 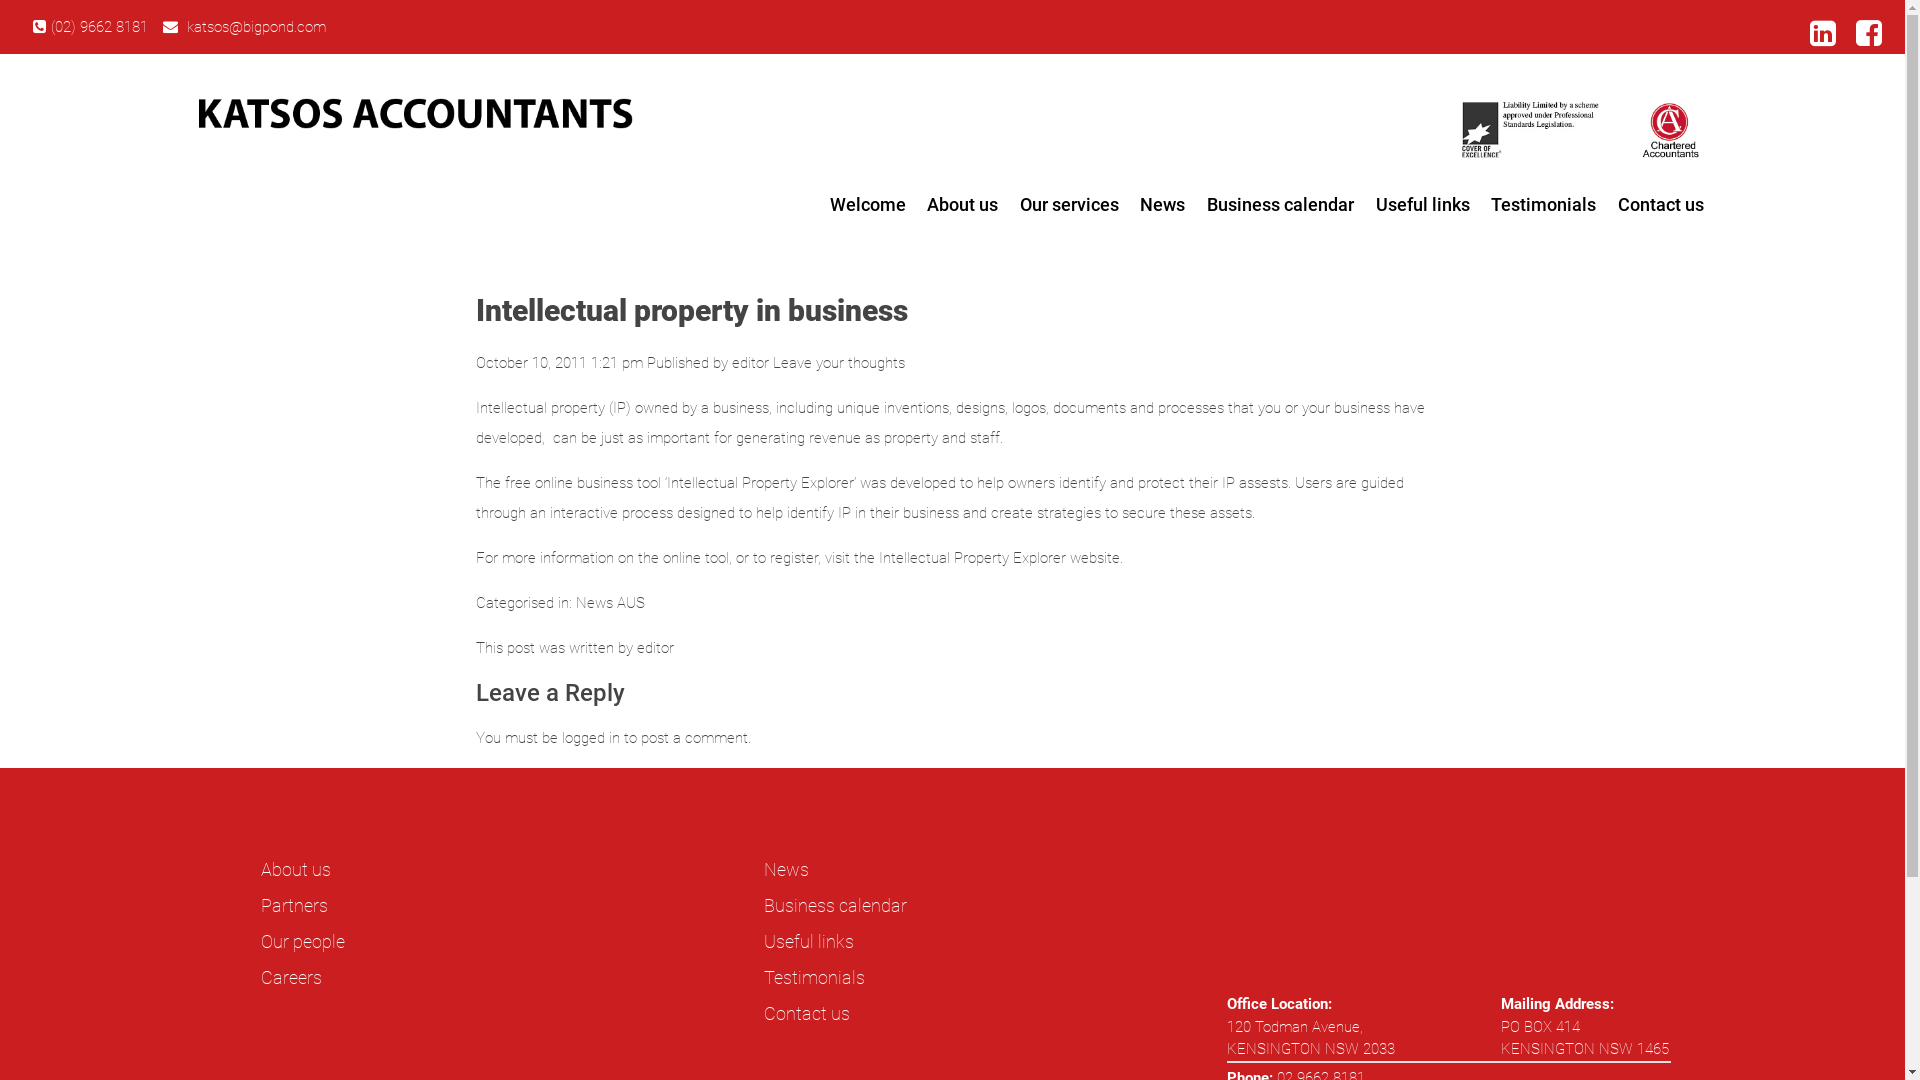 What do you see at coordinates (878, 558) in the screenshot?
I see `'Intellectual Property Explorer'` at bounding box center [878, 558].